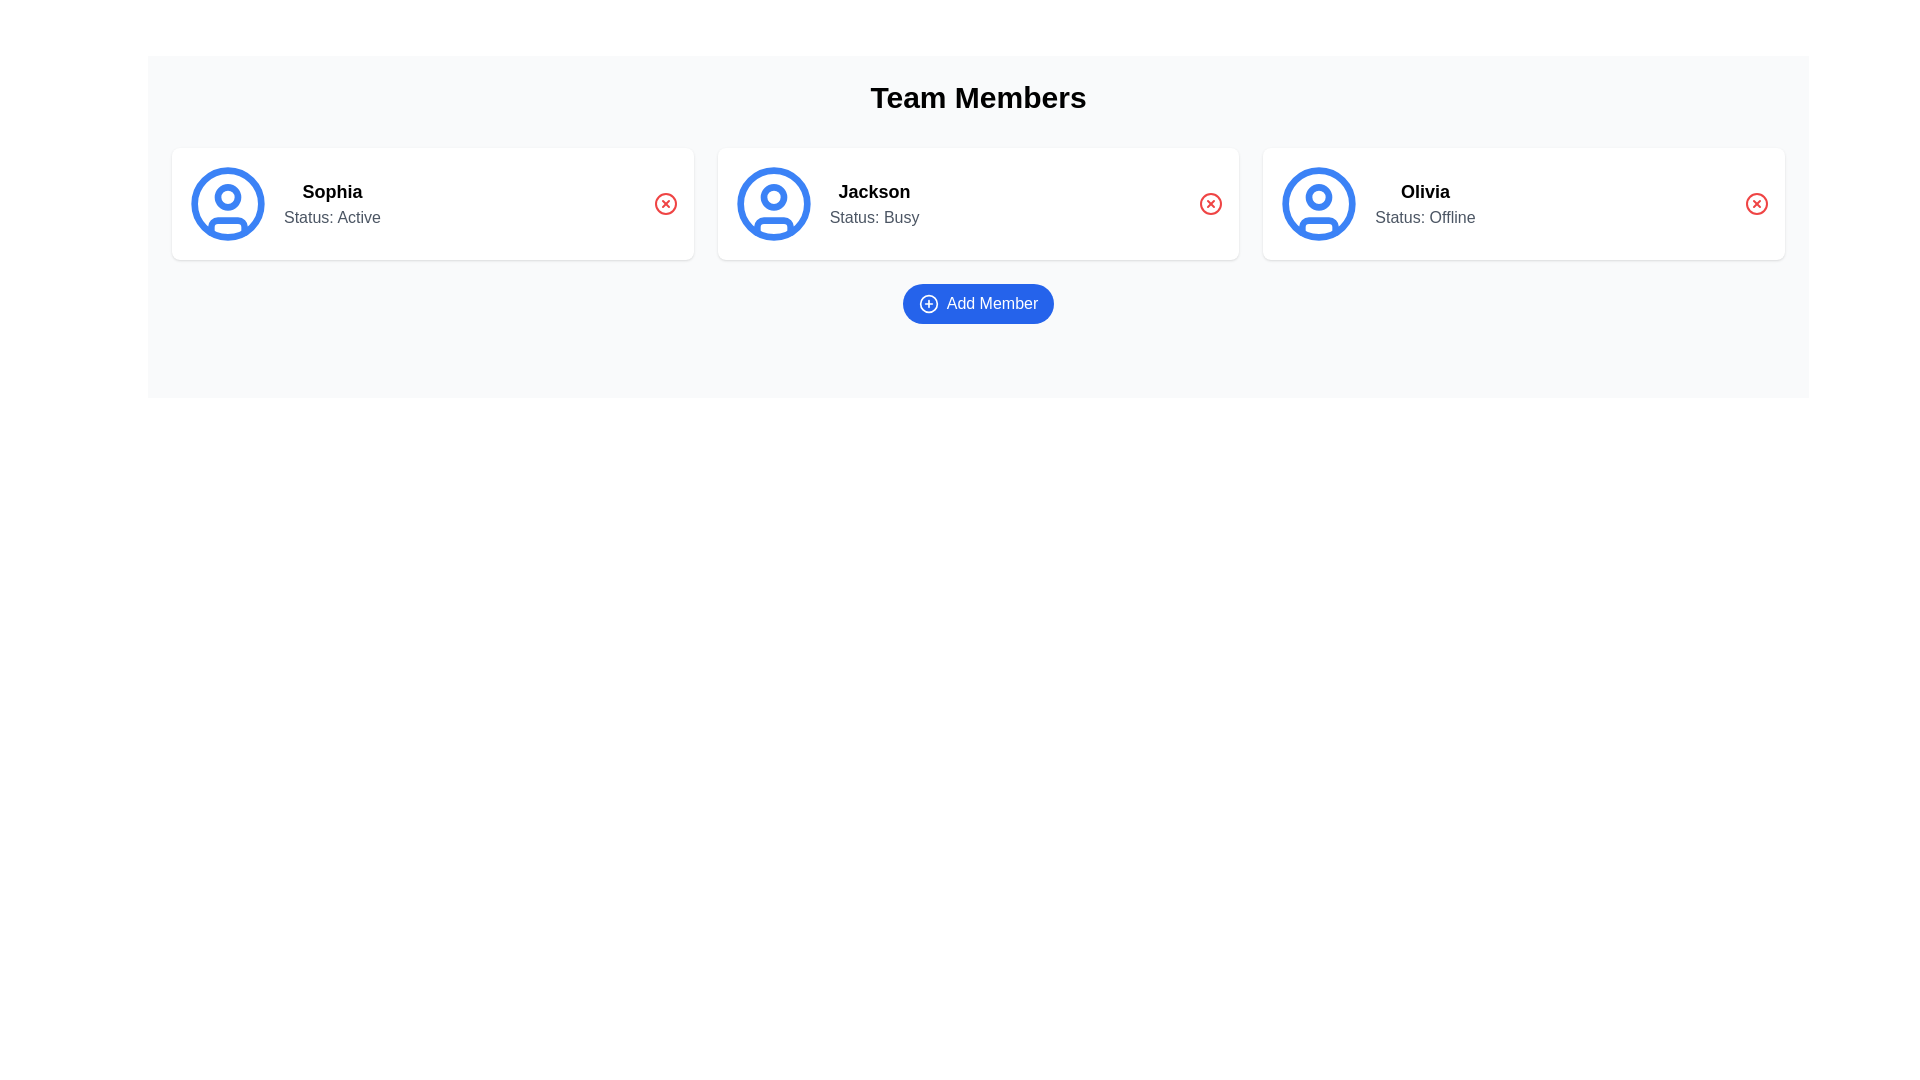 The height and width of the screenshot is (1080, 1920). Describe the element at coordinates (1319, 204) in the screenshot. I see `the circular user profile picture icon with a blue stroke, located in the third user card labeled 'Olivia' and 'Status: Offline'` at that location.